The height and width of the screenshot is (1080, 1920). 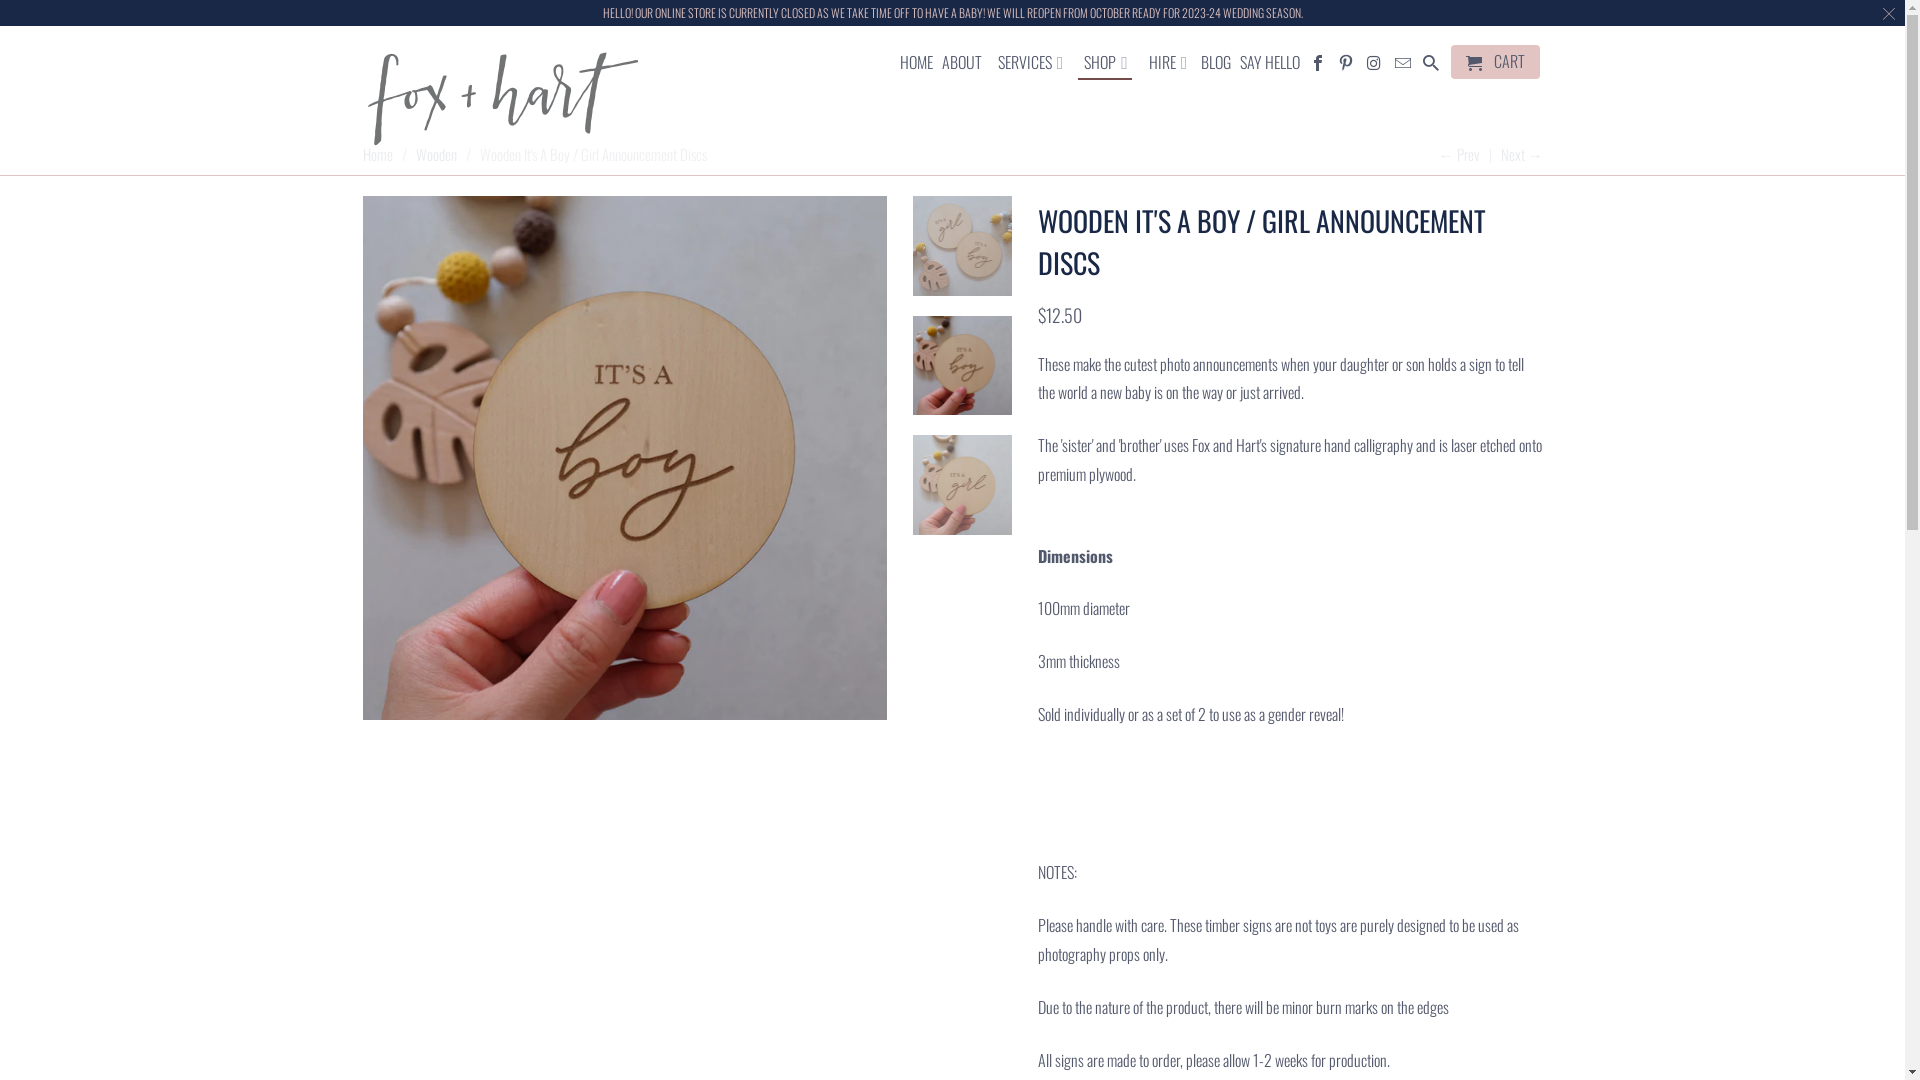 I want to click on 'BLOG', so click(x=1214, y=64).